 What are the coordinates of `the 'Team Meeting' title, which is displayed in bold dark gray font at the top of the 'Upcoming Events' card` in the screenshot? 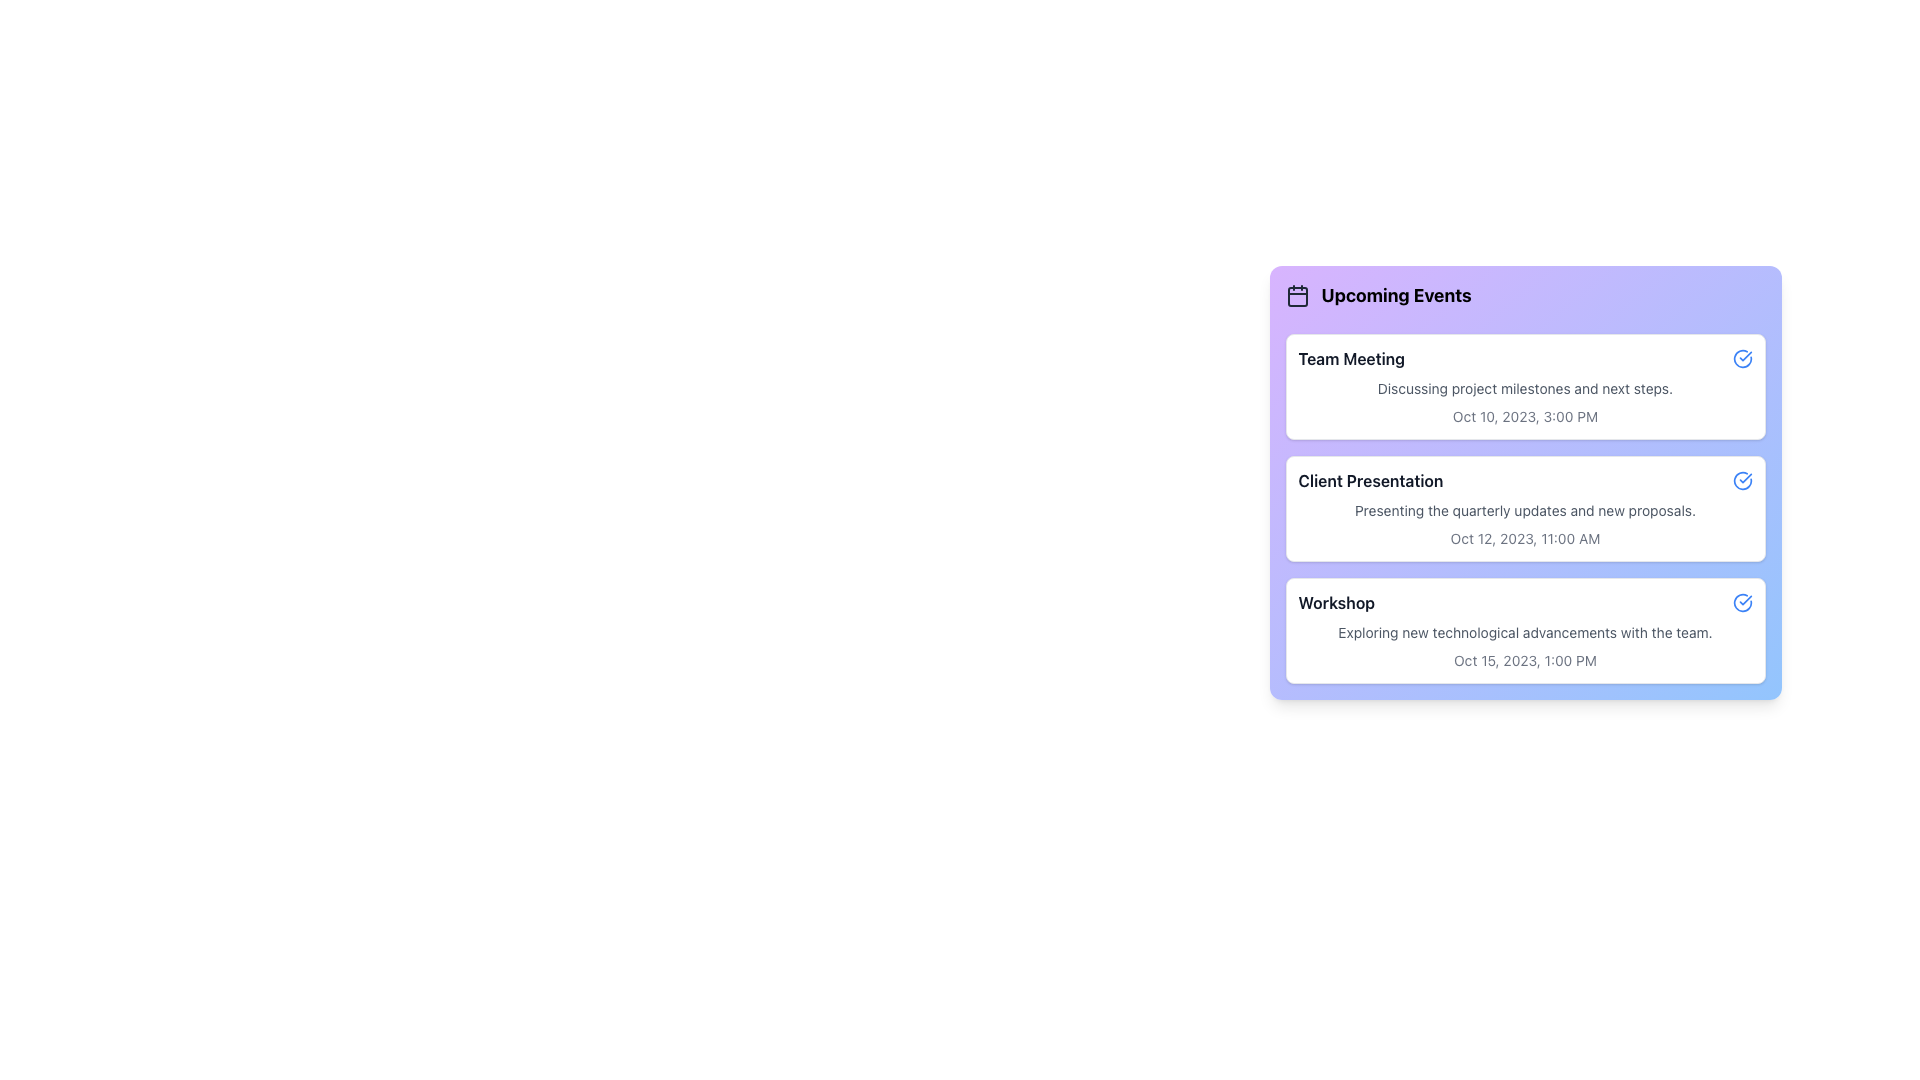 It's located at (1351, 357).